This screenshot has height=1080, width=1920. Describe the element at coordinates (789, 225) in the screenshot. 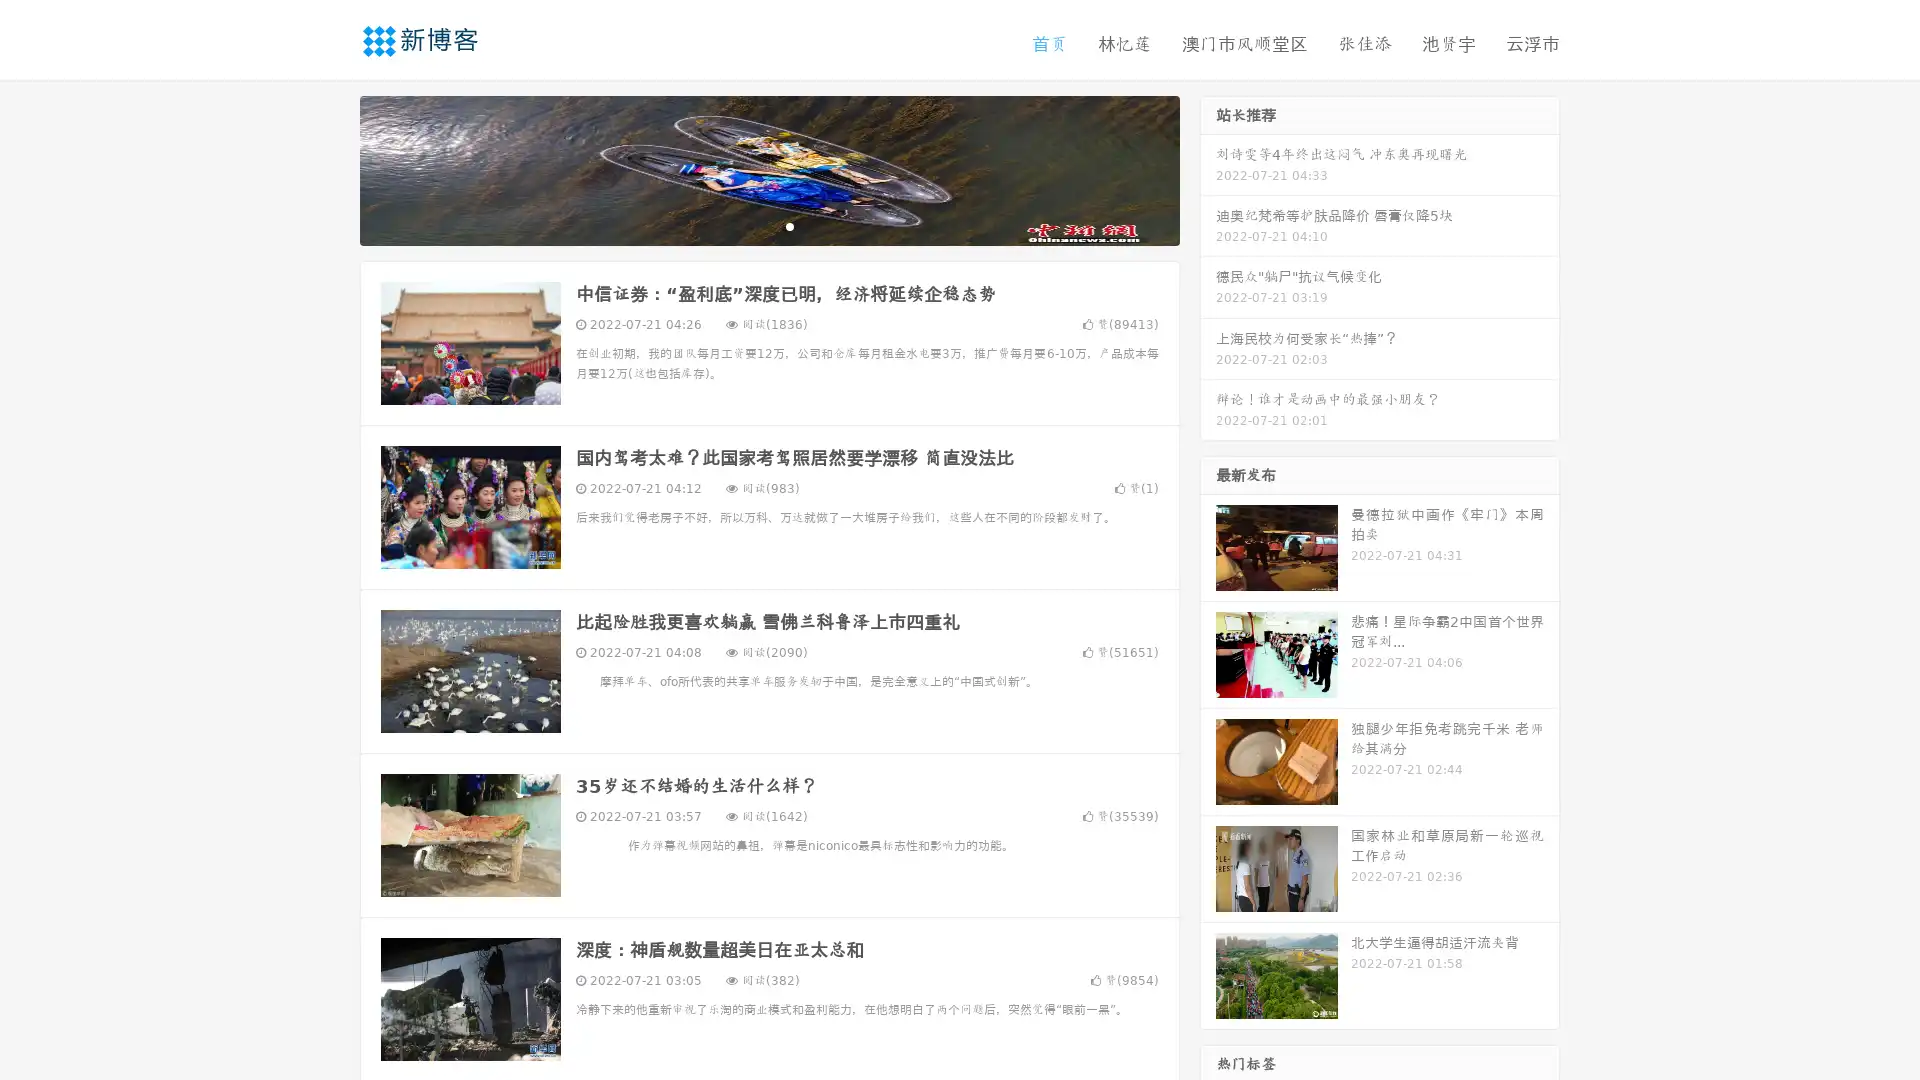

I see `Go to slide 3` at that location.